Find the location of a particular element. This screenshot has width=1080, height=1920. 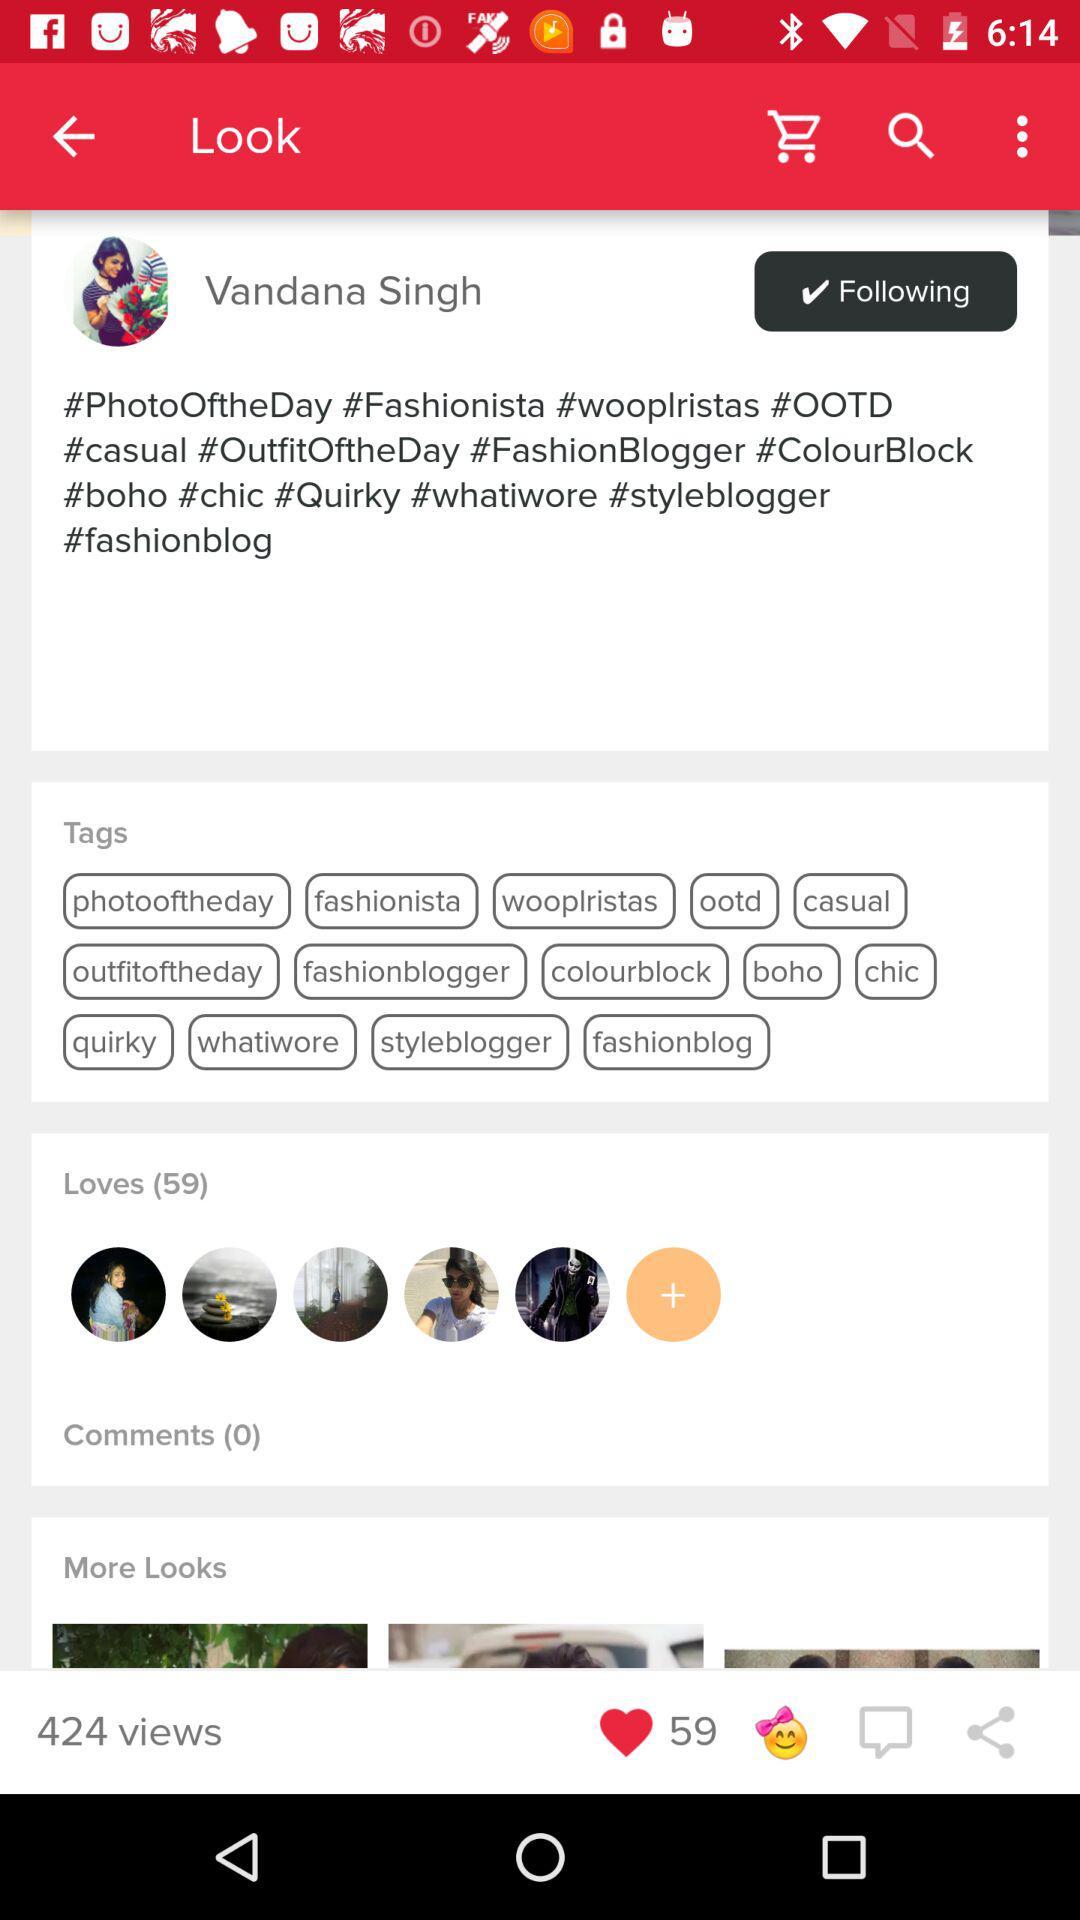

the item below the loves (59) item is located at coordinates (562, 1294).